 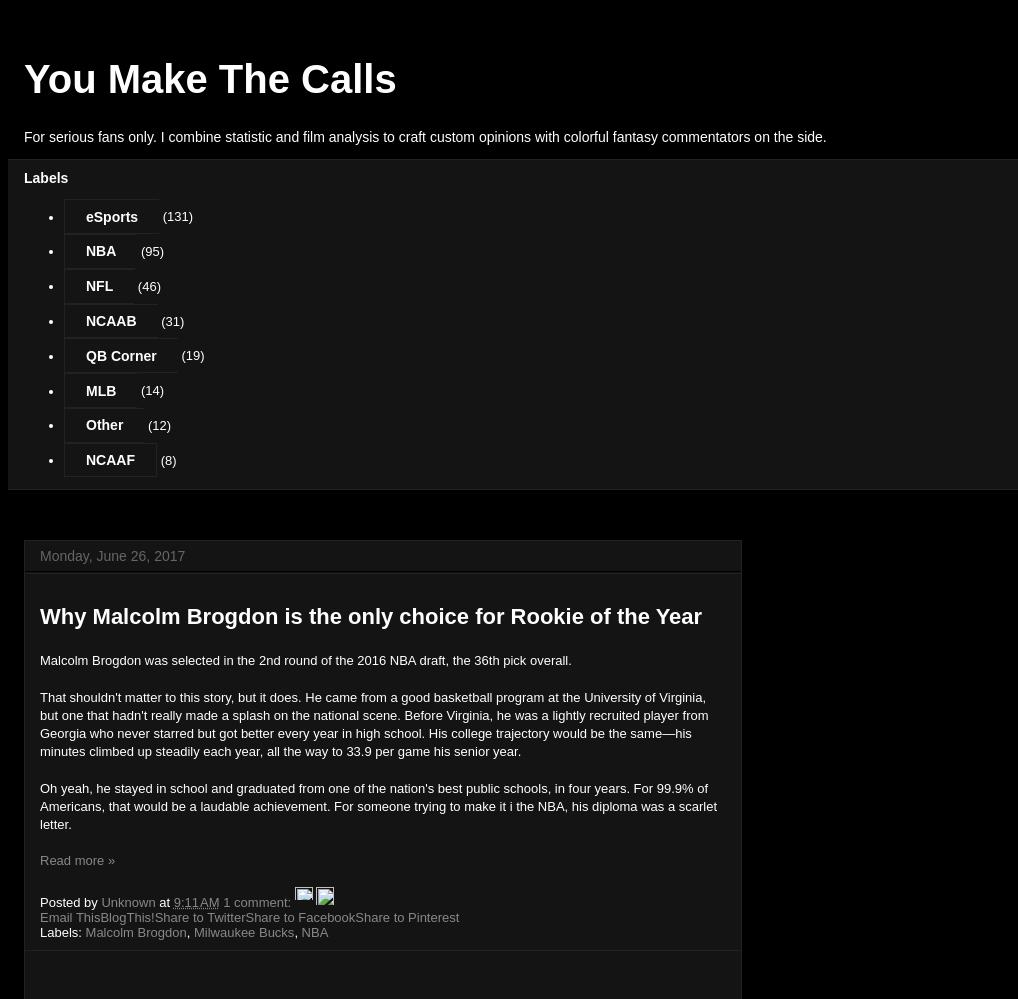 I want to click on '9:11 AM', so click(x=195, y=902).